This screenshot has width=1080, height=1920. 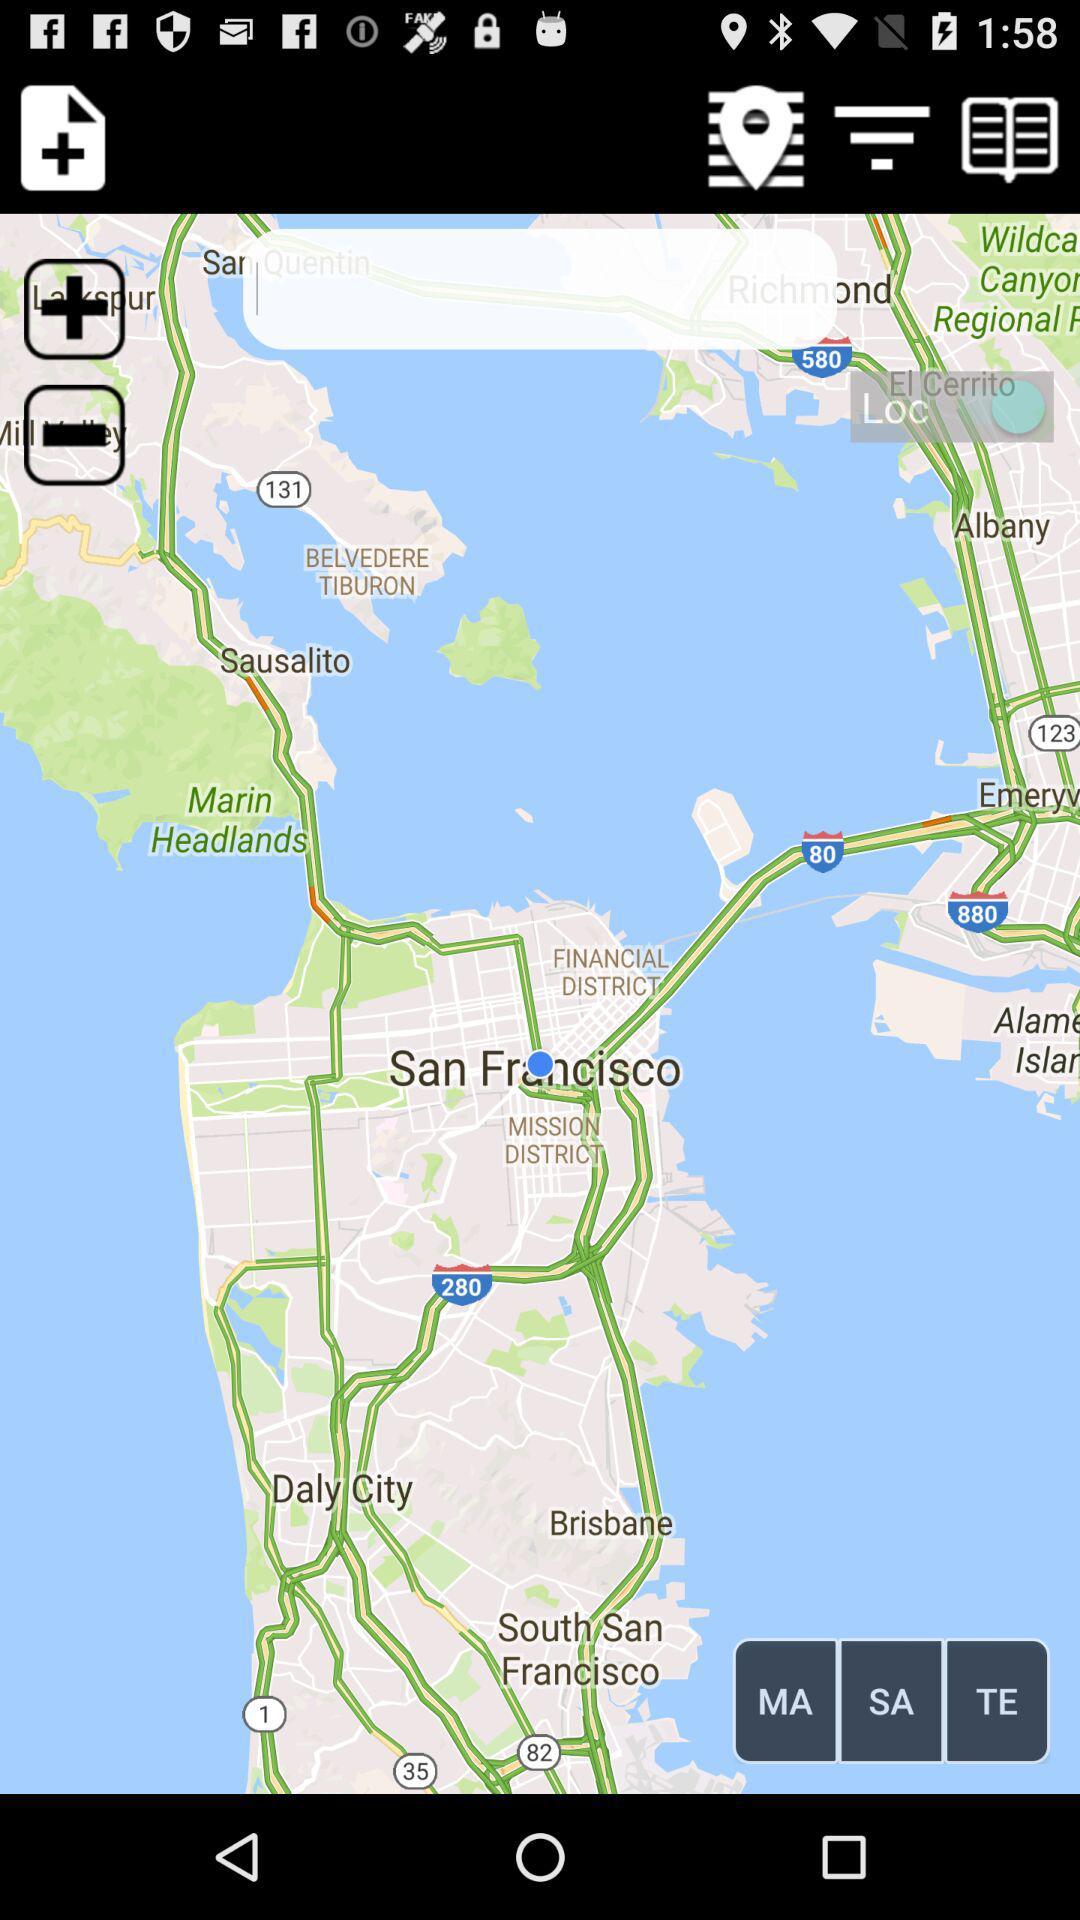 I want to click on button to the right of the ma icon, so click(x=890, y=1699).